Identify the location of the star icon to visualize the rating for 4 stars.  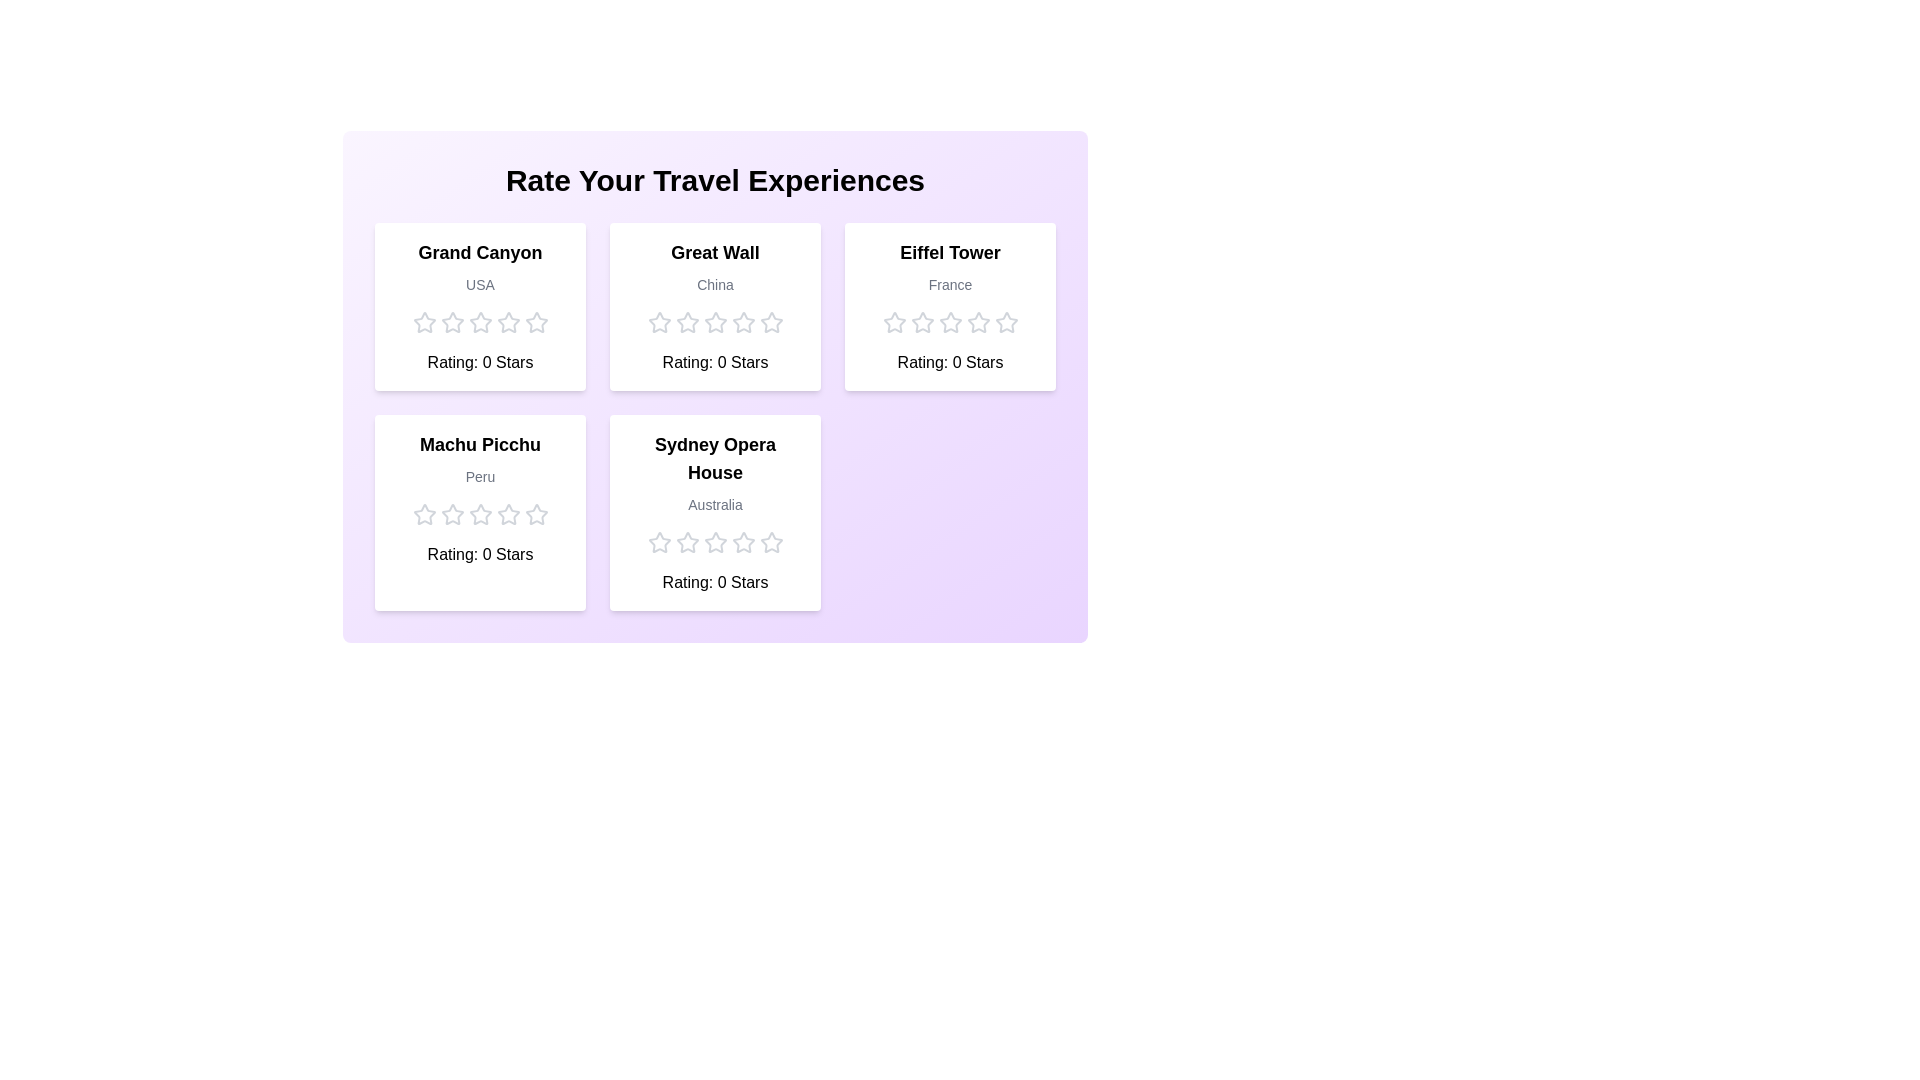
(508, 322).